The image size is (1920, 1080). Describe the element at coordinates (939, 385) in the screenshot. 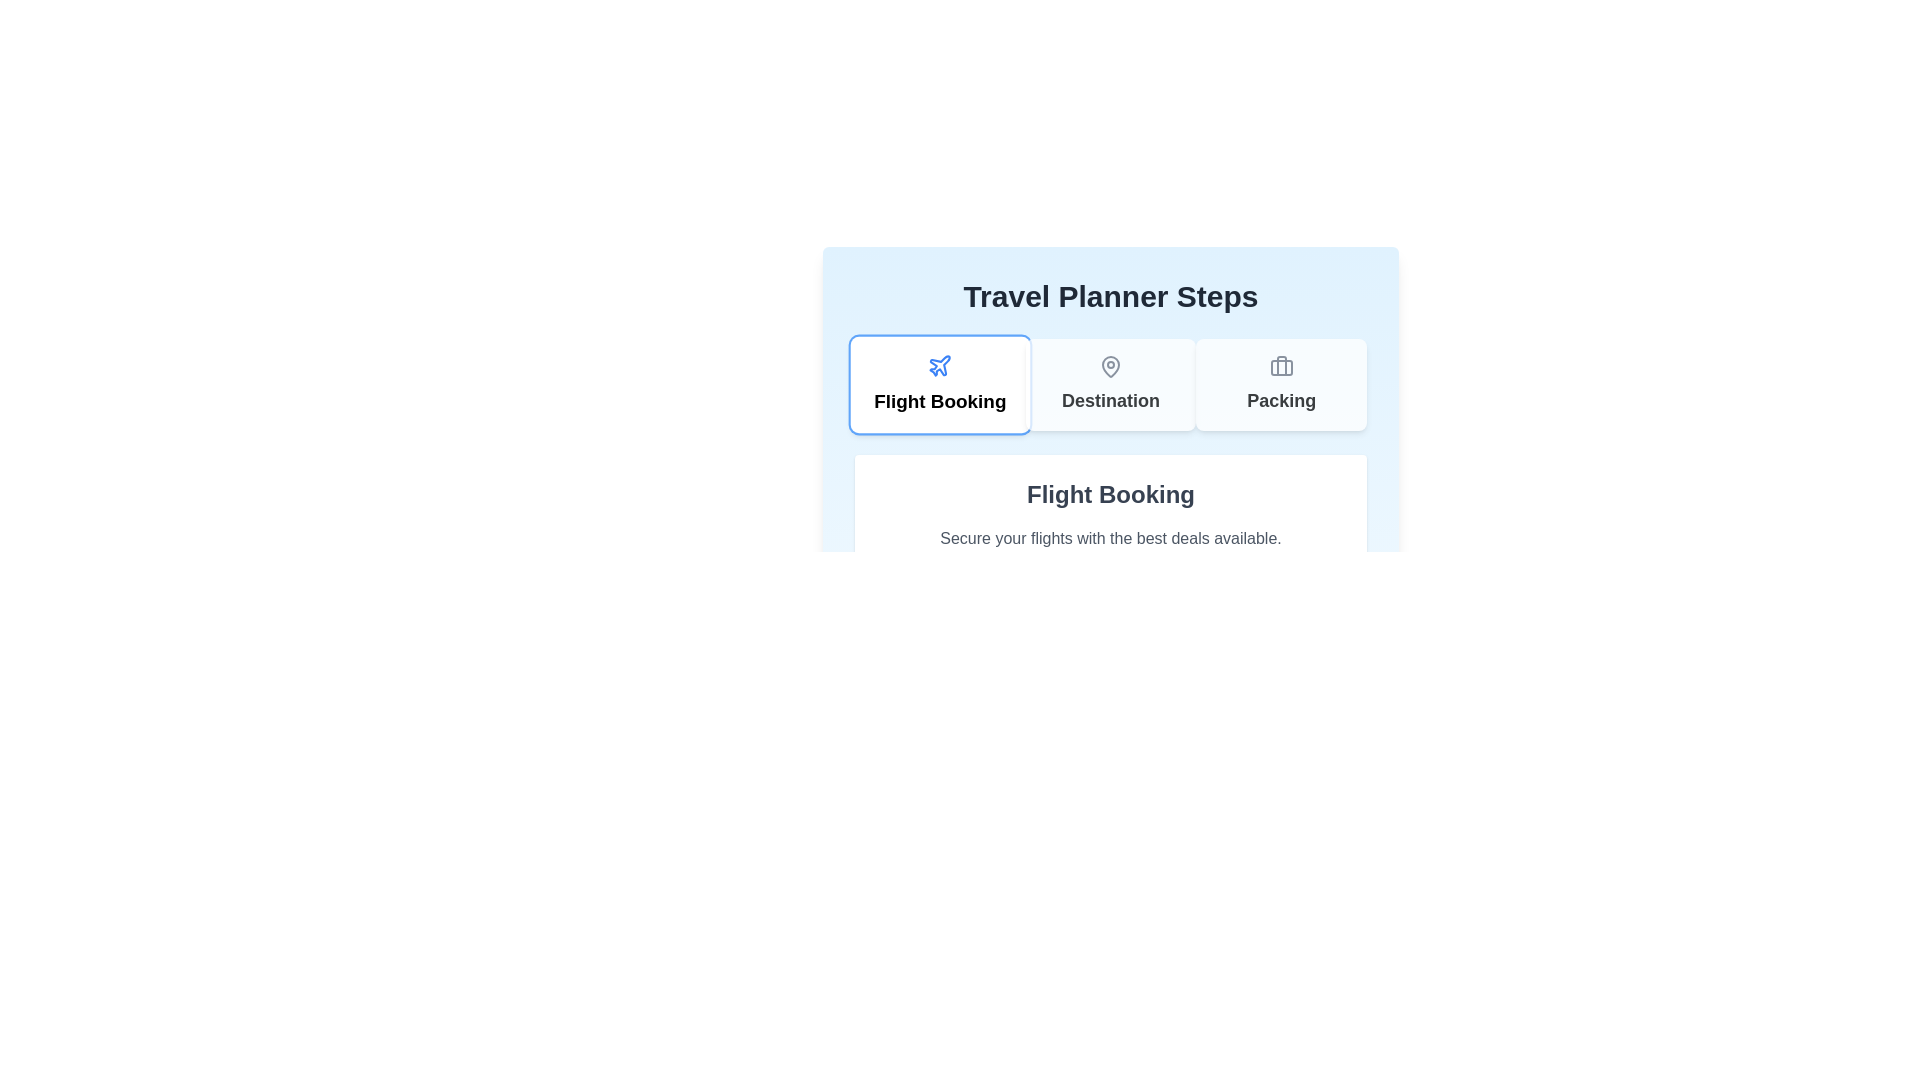

I see `the 'Flight Booking' step card, which is the first card in the horizontal arrangement under the 'Travel Planner Steps' heading` at that location.